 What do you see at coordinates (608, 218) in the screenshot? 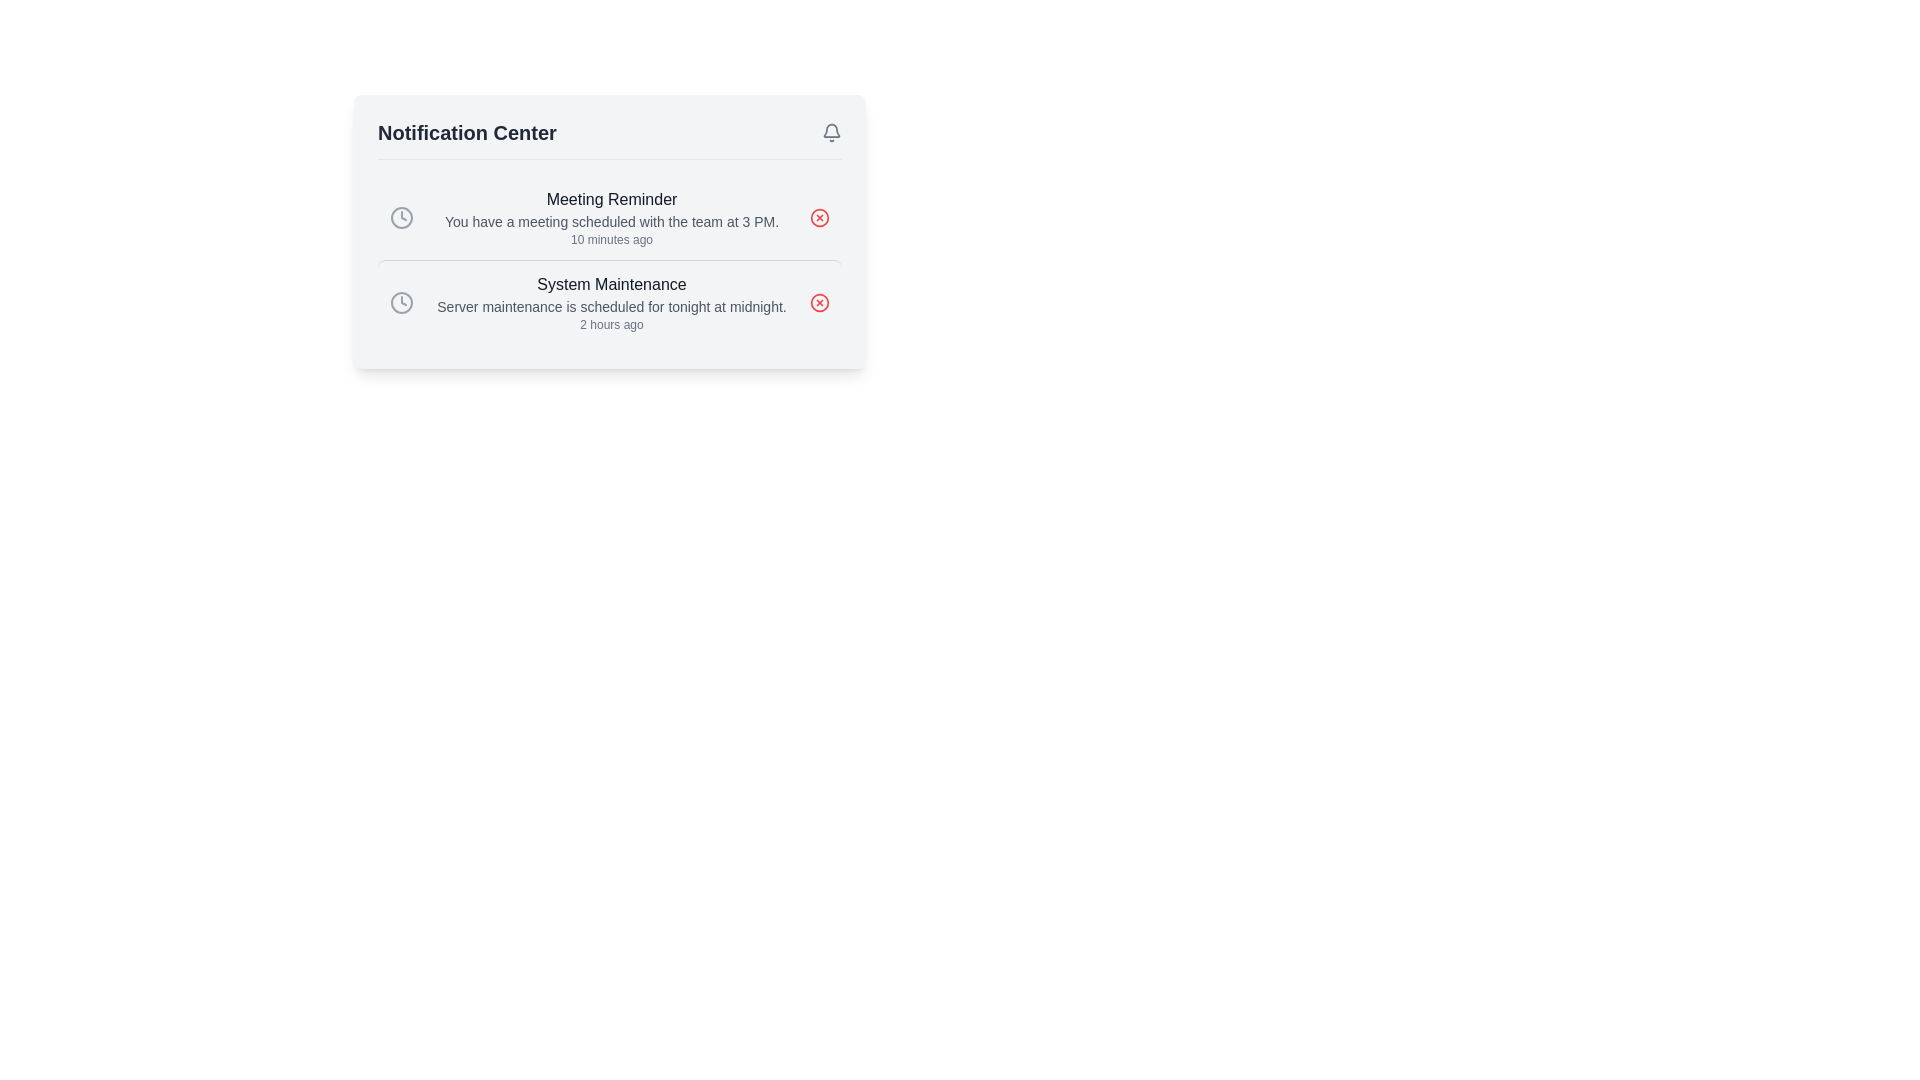
I see `the Notification item titled 'Meeting Reminder' that contains the description 'You have a meeting scheduled with the team at 3 PM.'` at bounding box center [608, 218].